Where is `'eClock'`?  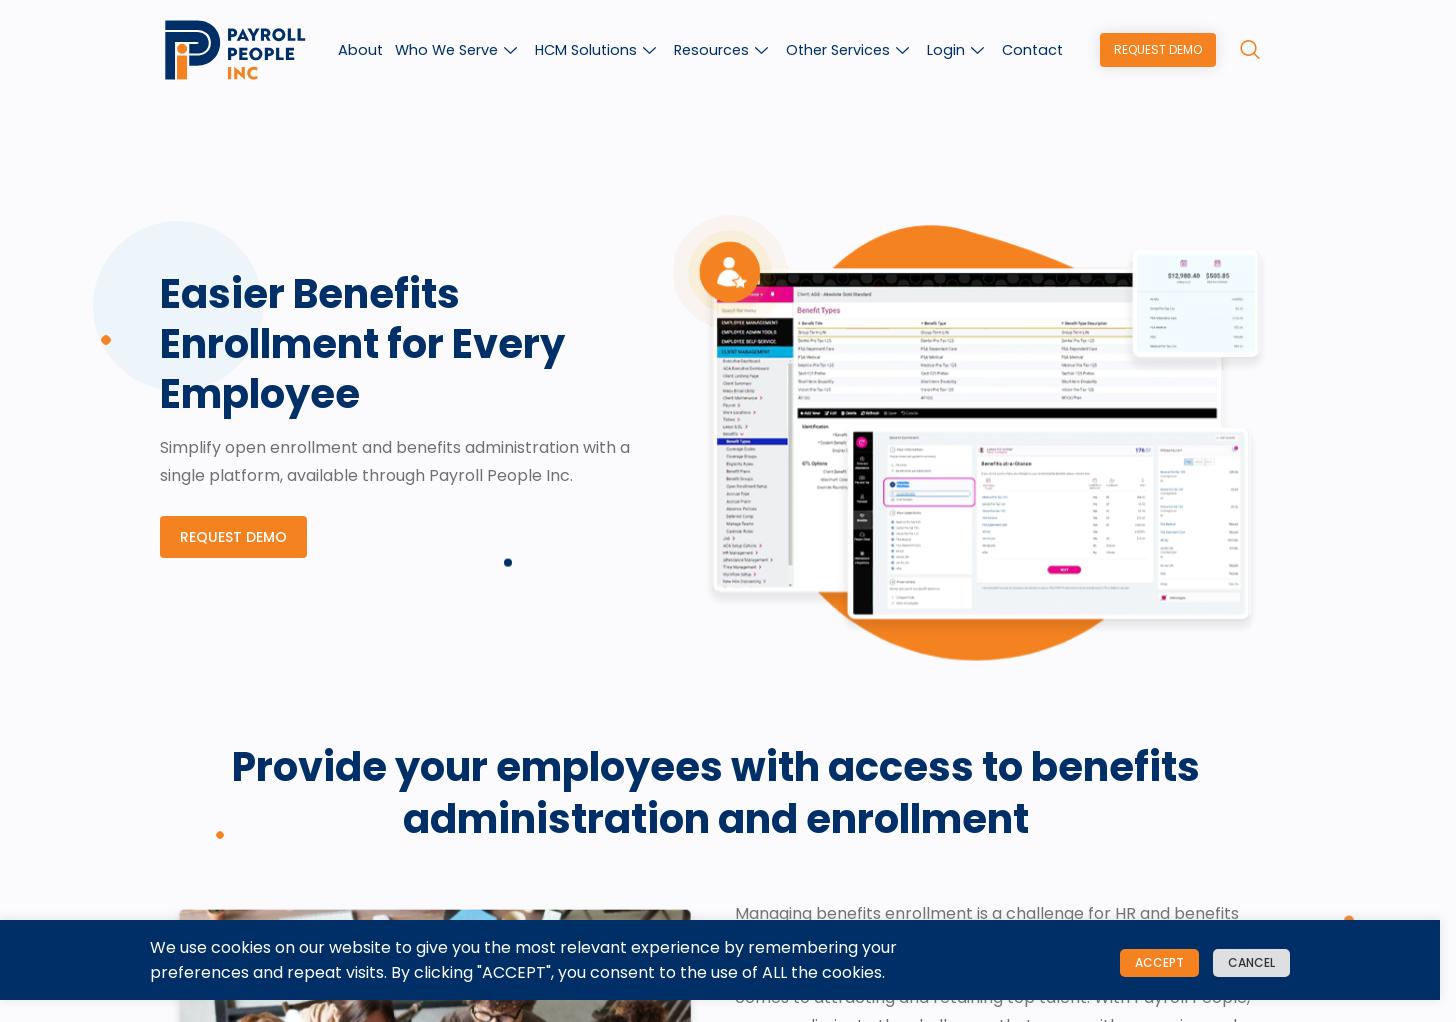 'eClock' is located at coordinates (1035, 442).